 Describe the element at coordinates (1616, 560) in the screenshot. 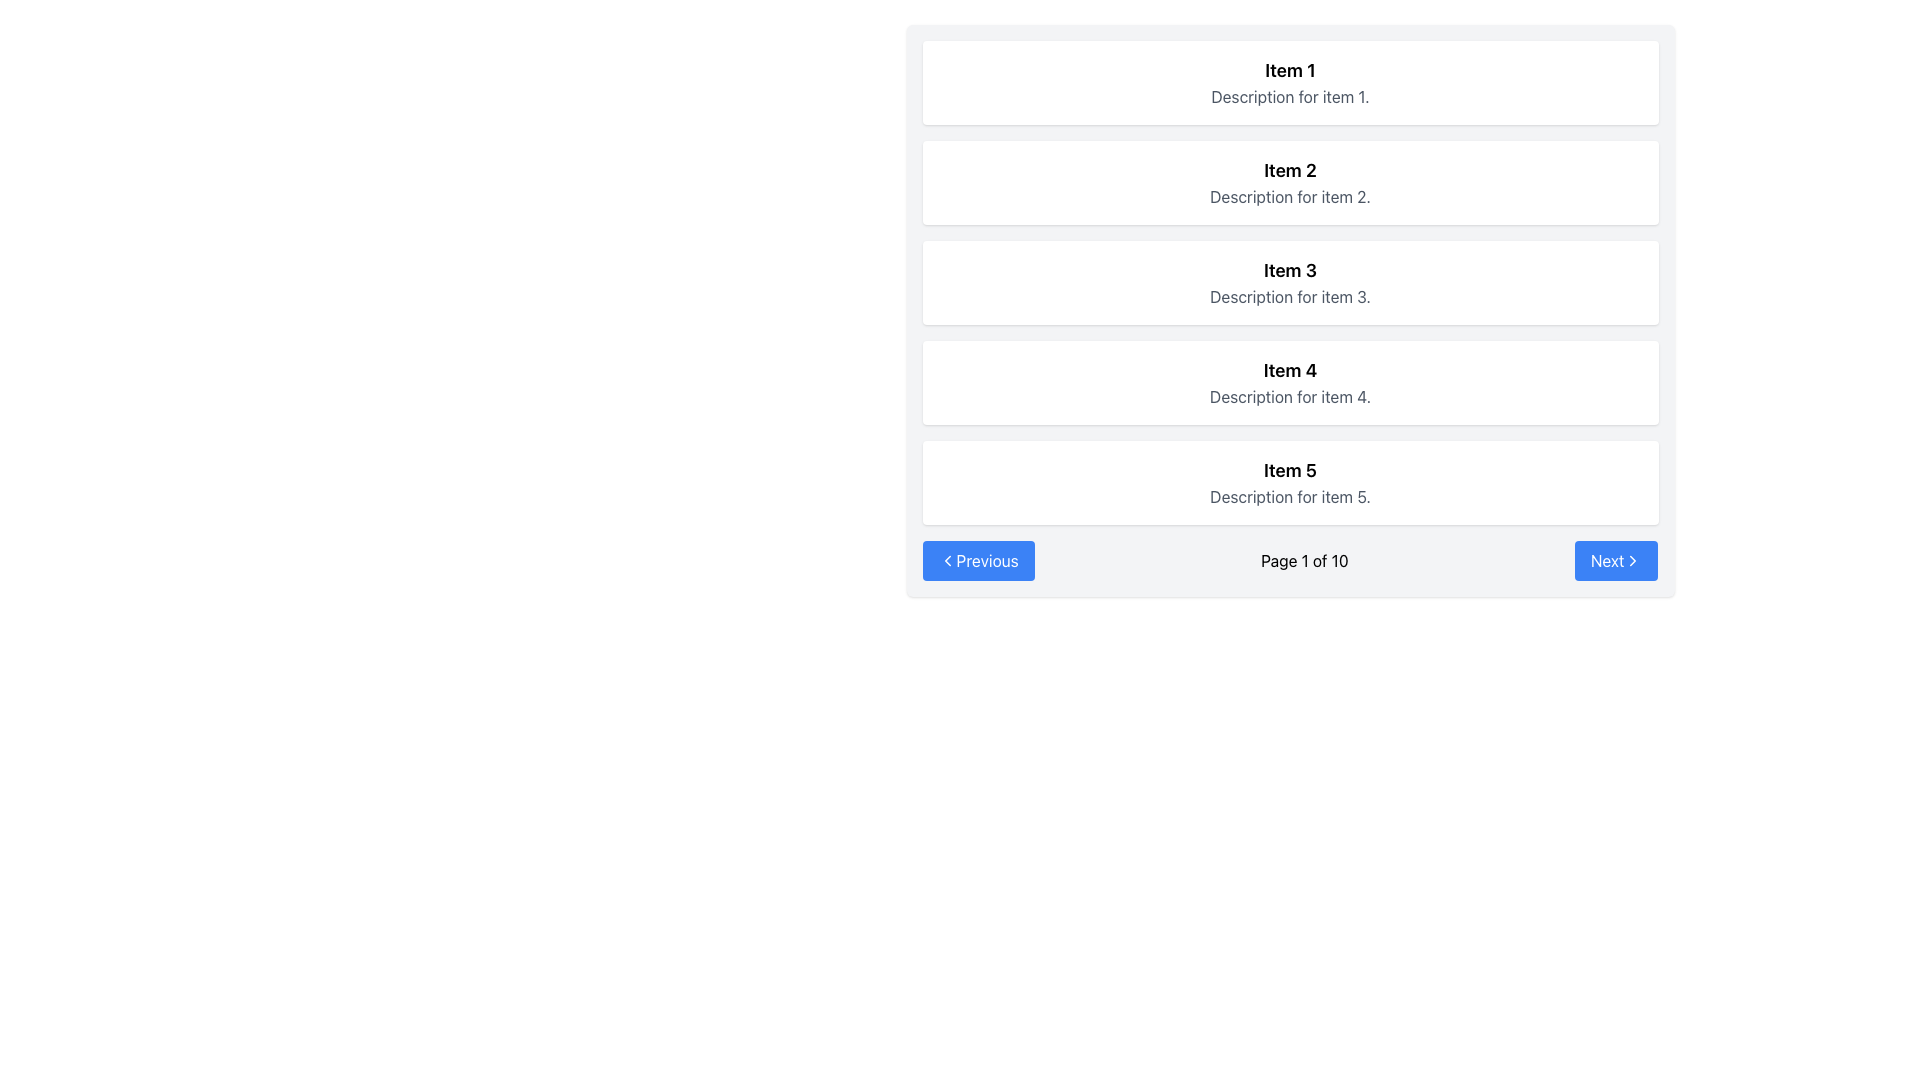

I see `the button located in the bottom-right portion of the interface` at that location.